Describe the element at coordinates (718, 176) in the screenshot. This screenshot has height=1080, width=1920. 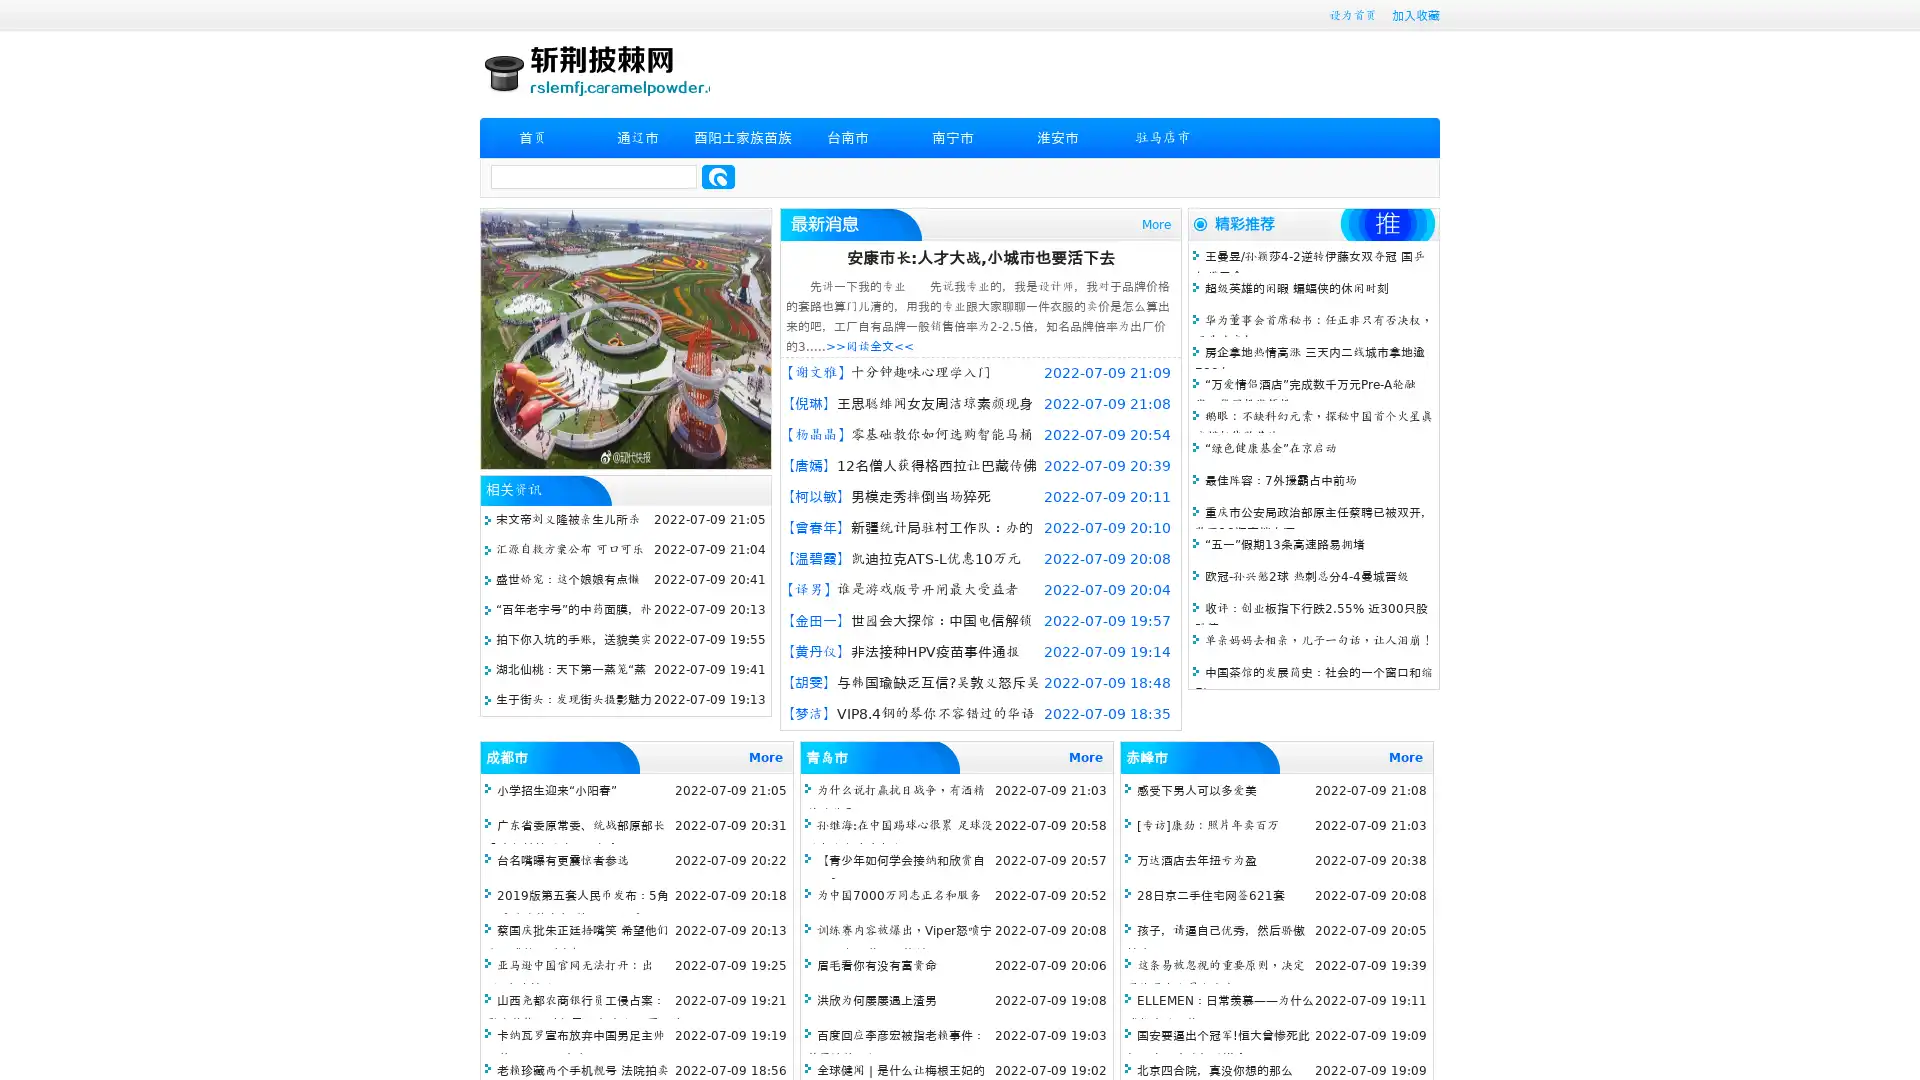
I see `Search` at that location.